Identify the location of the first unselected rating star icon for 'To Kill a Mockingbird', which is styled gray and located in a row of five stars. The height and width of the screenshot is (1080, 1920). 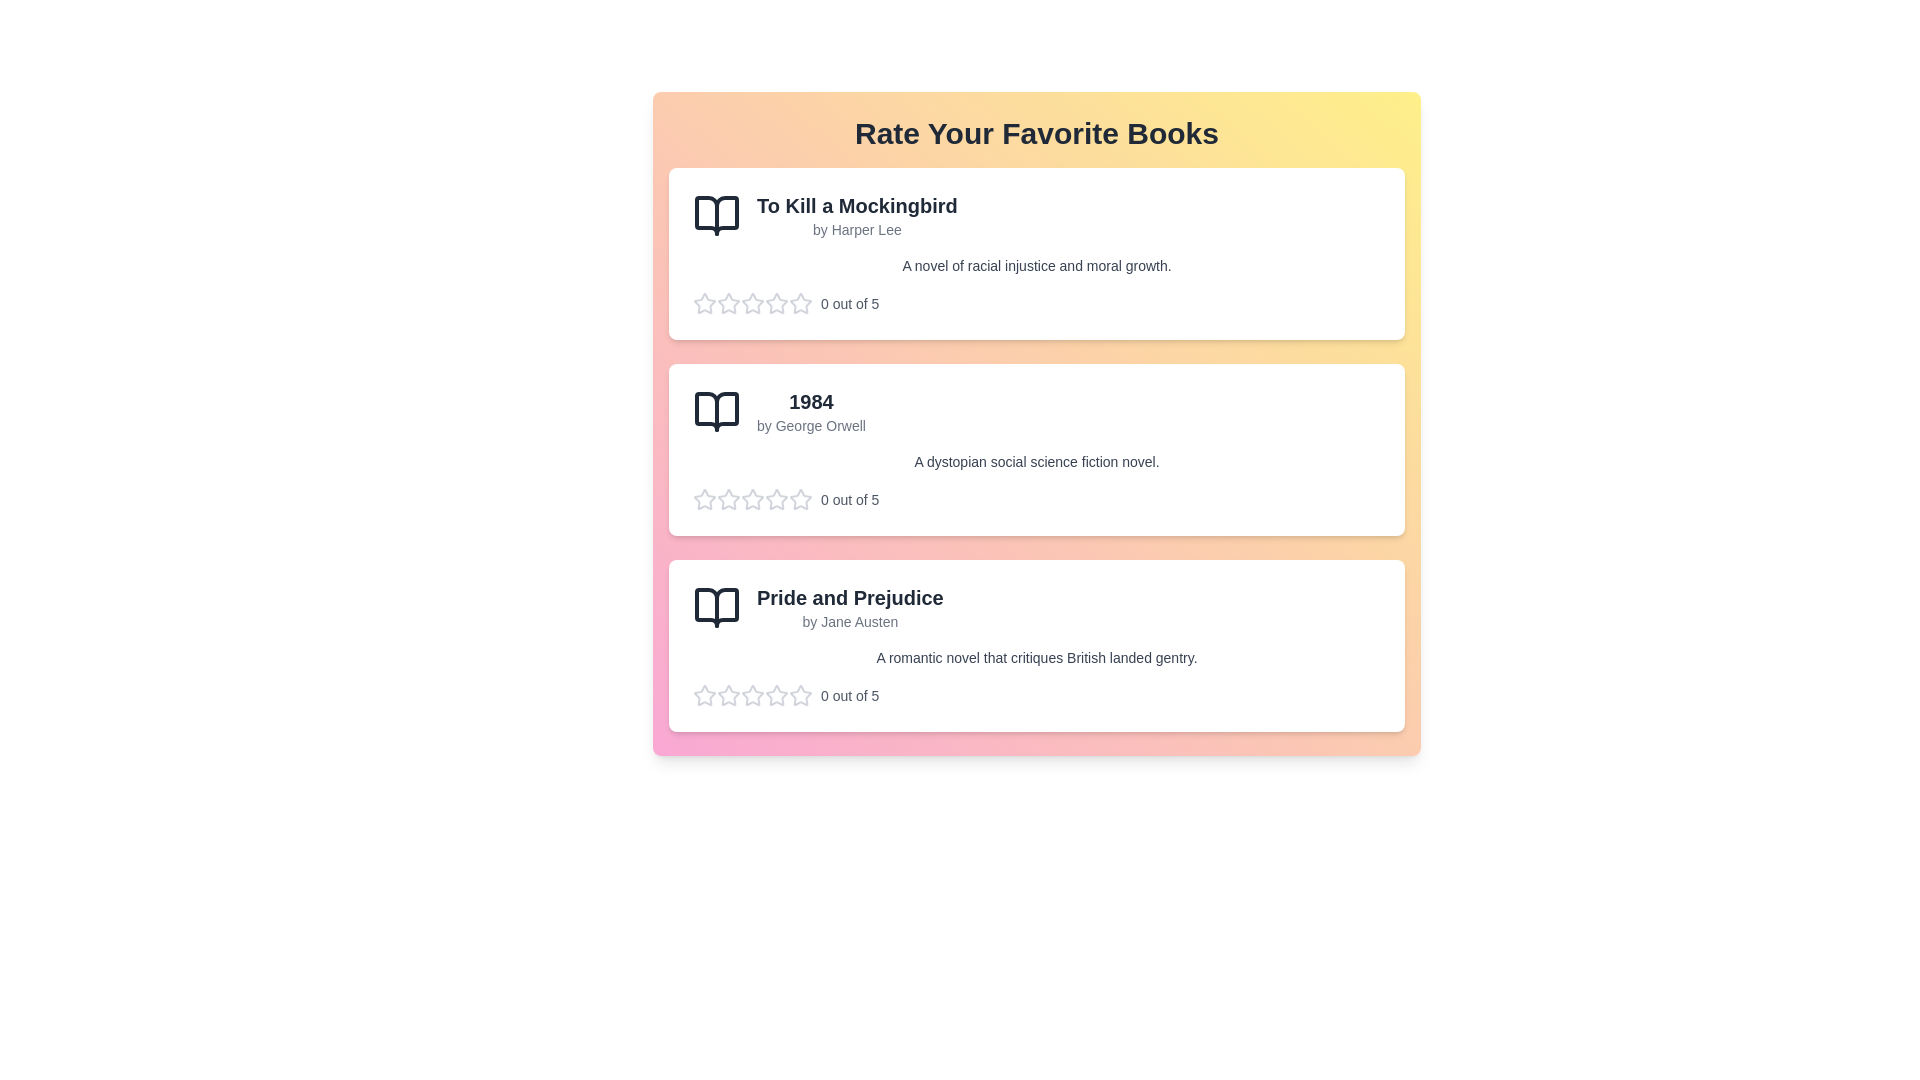
(801, 303).